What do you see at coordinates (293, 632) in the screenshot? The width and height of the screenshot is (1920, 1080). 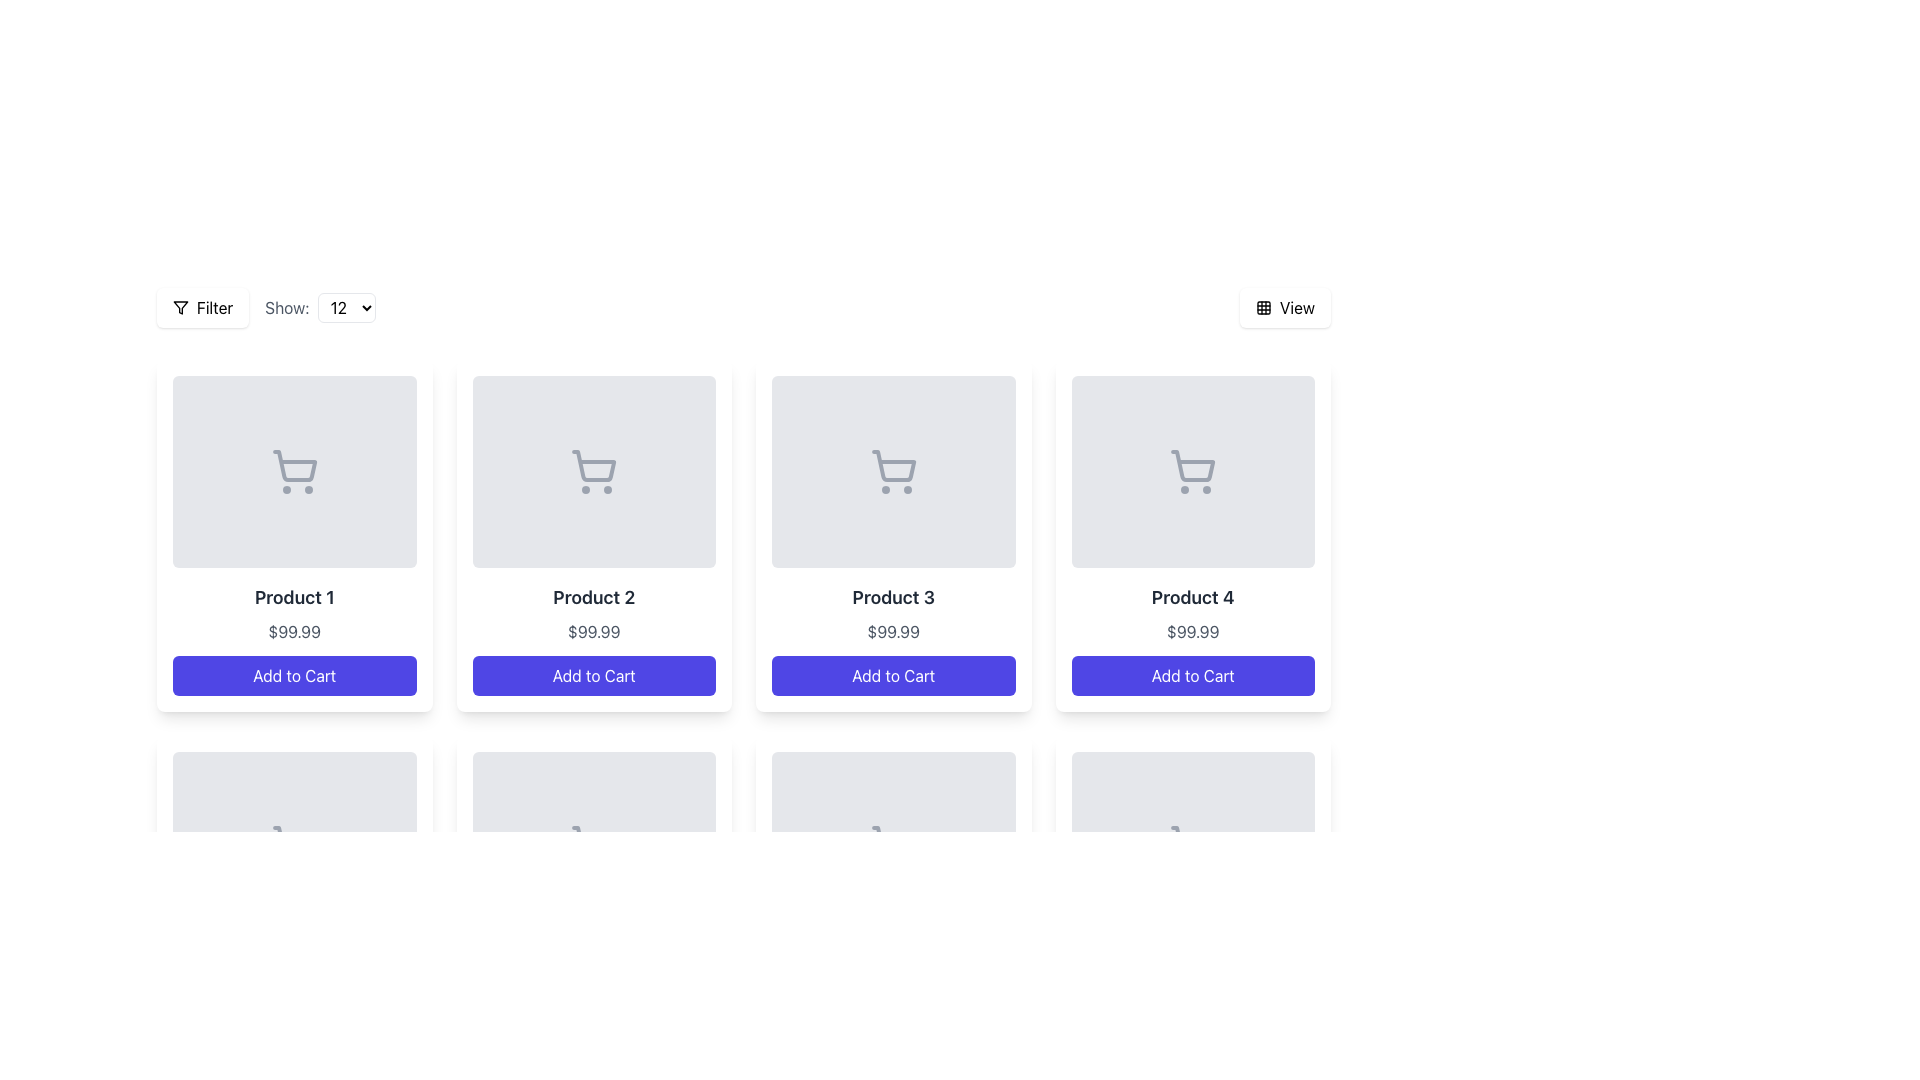 I see `the price text label displaying '$99.99', which is positioned below the product name 'Product 1' and above the 'Add to Cart' button` at bounding box center [293, 632].